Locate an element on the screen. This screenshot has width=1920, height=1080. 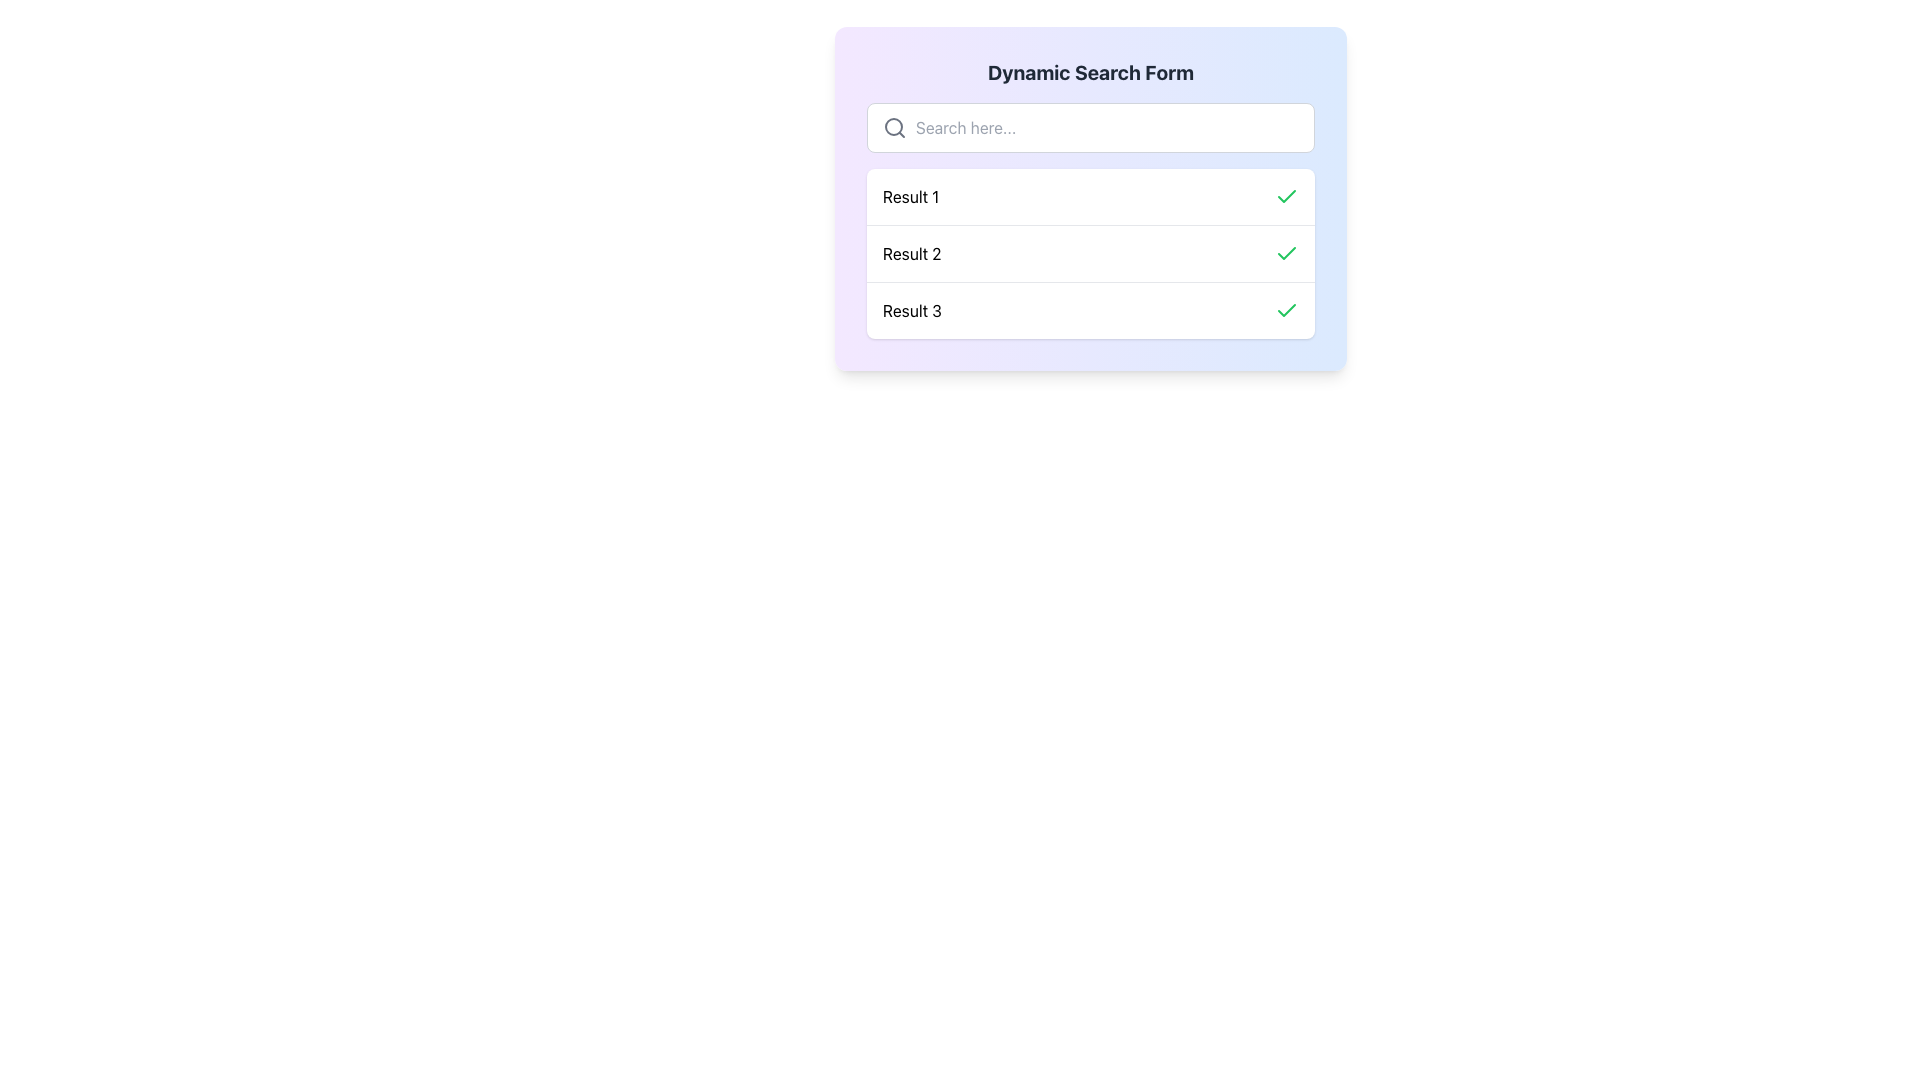
the text label displaying 'Result 1' in the first row of the search result list under 'Dynamic Search Form' is located at coordinates (910, 196).